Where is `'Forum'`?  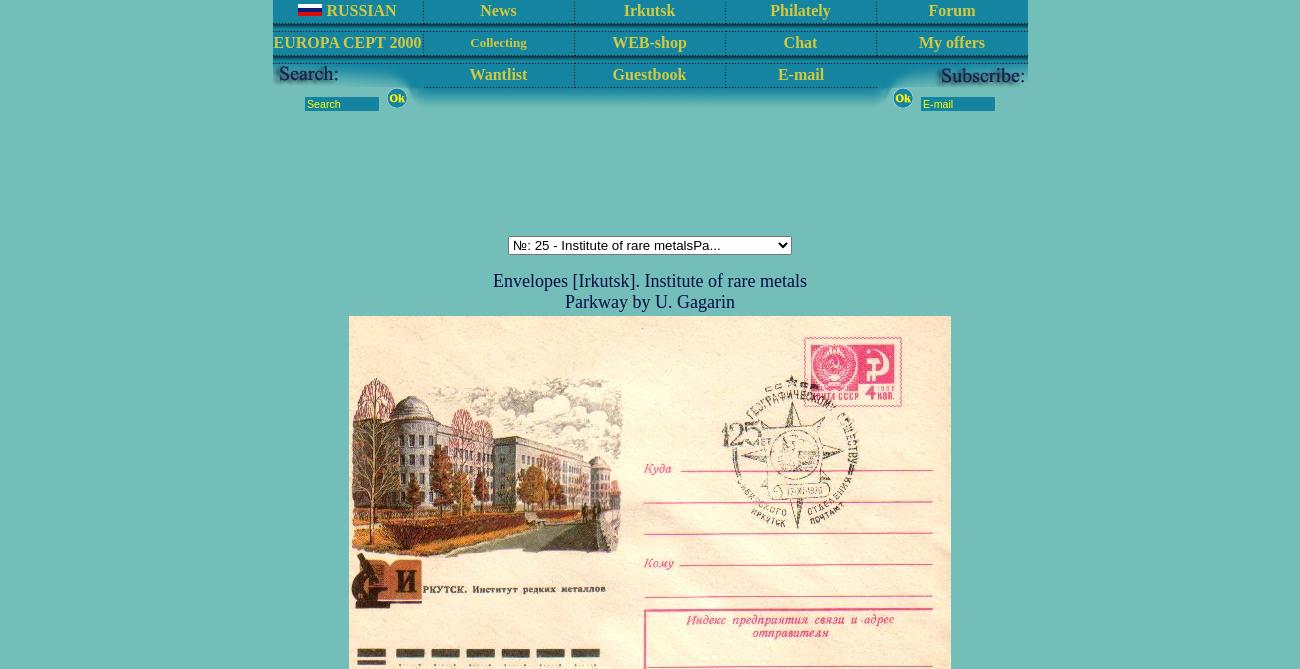 'Forum' is located at coordinates (927, 9).